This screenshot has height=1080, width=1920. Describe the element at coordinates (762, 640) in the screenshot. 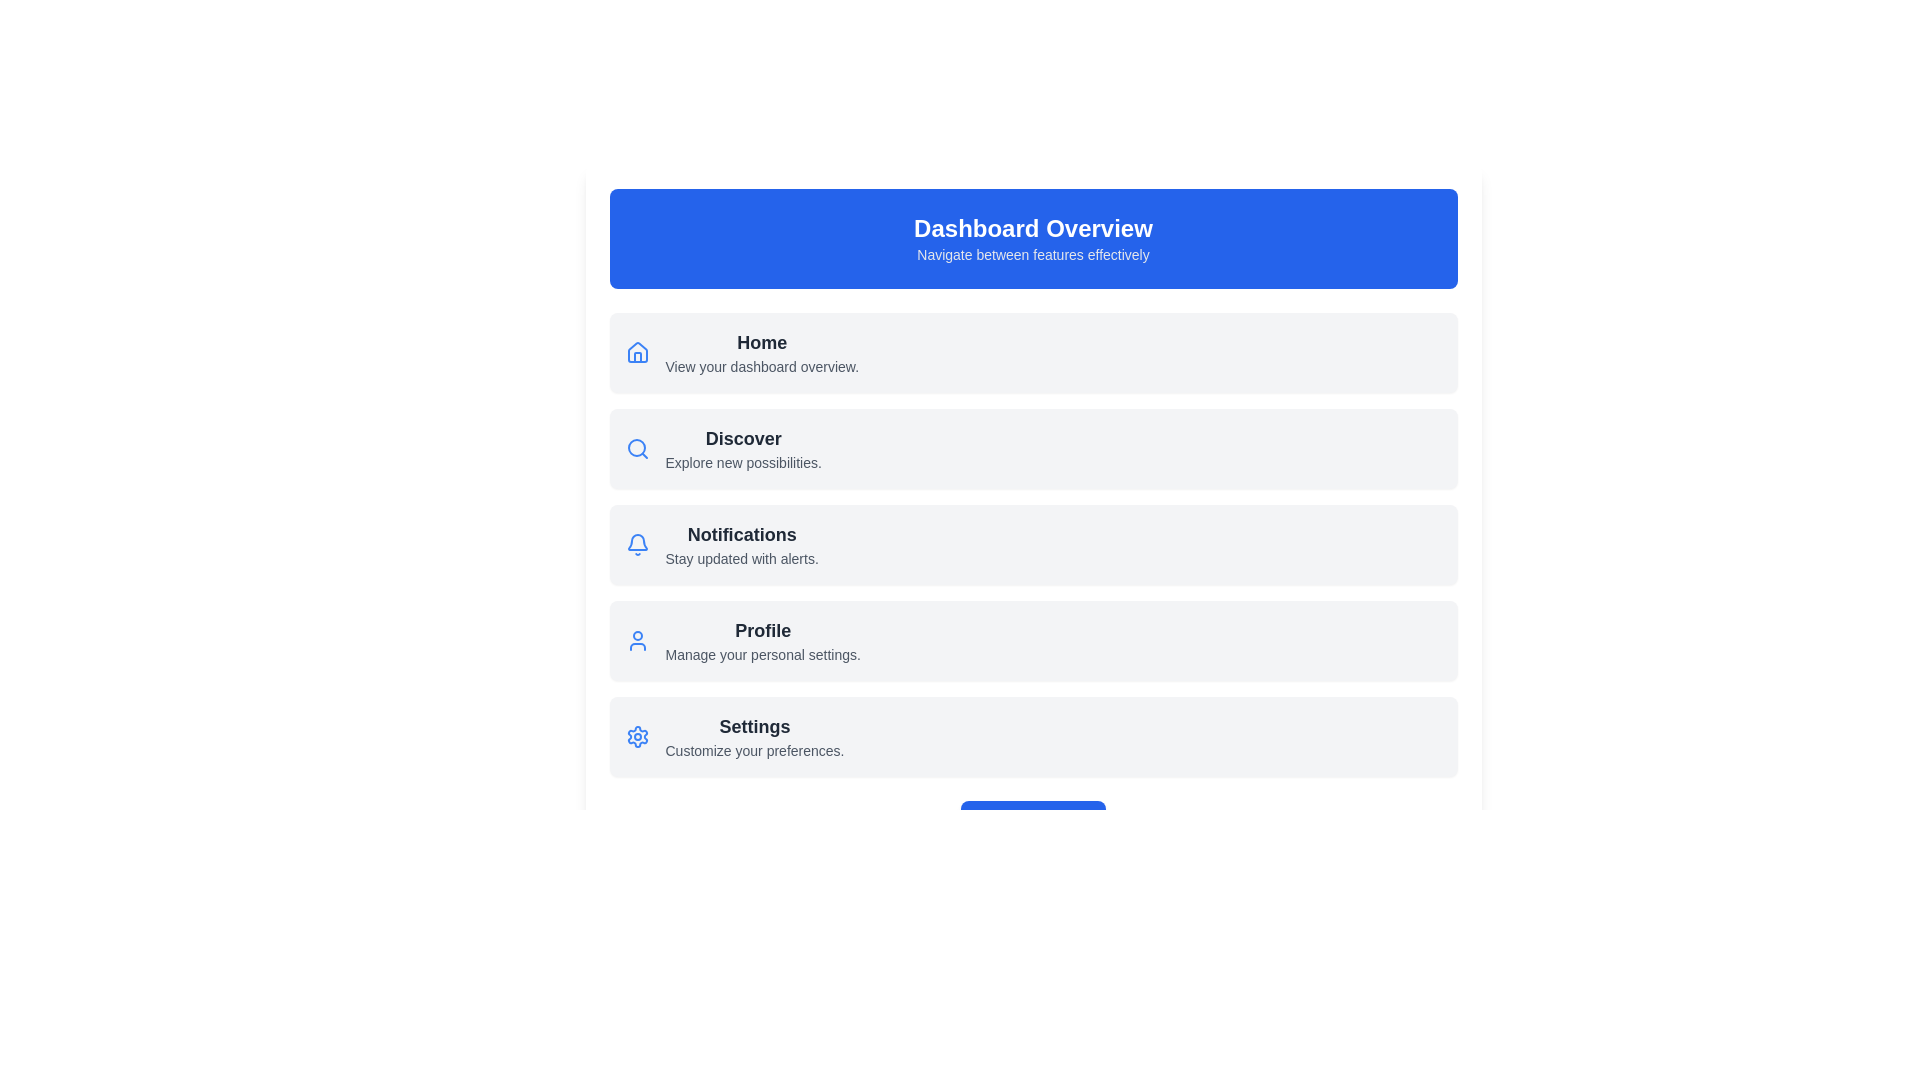

I see `the text block that serves as a menu item for managing personal settings, positioned fourth in a vertical list between 'Notifications' and 'Settings'` at that location.